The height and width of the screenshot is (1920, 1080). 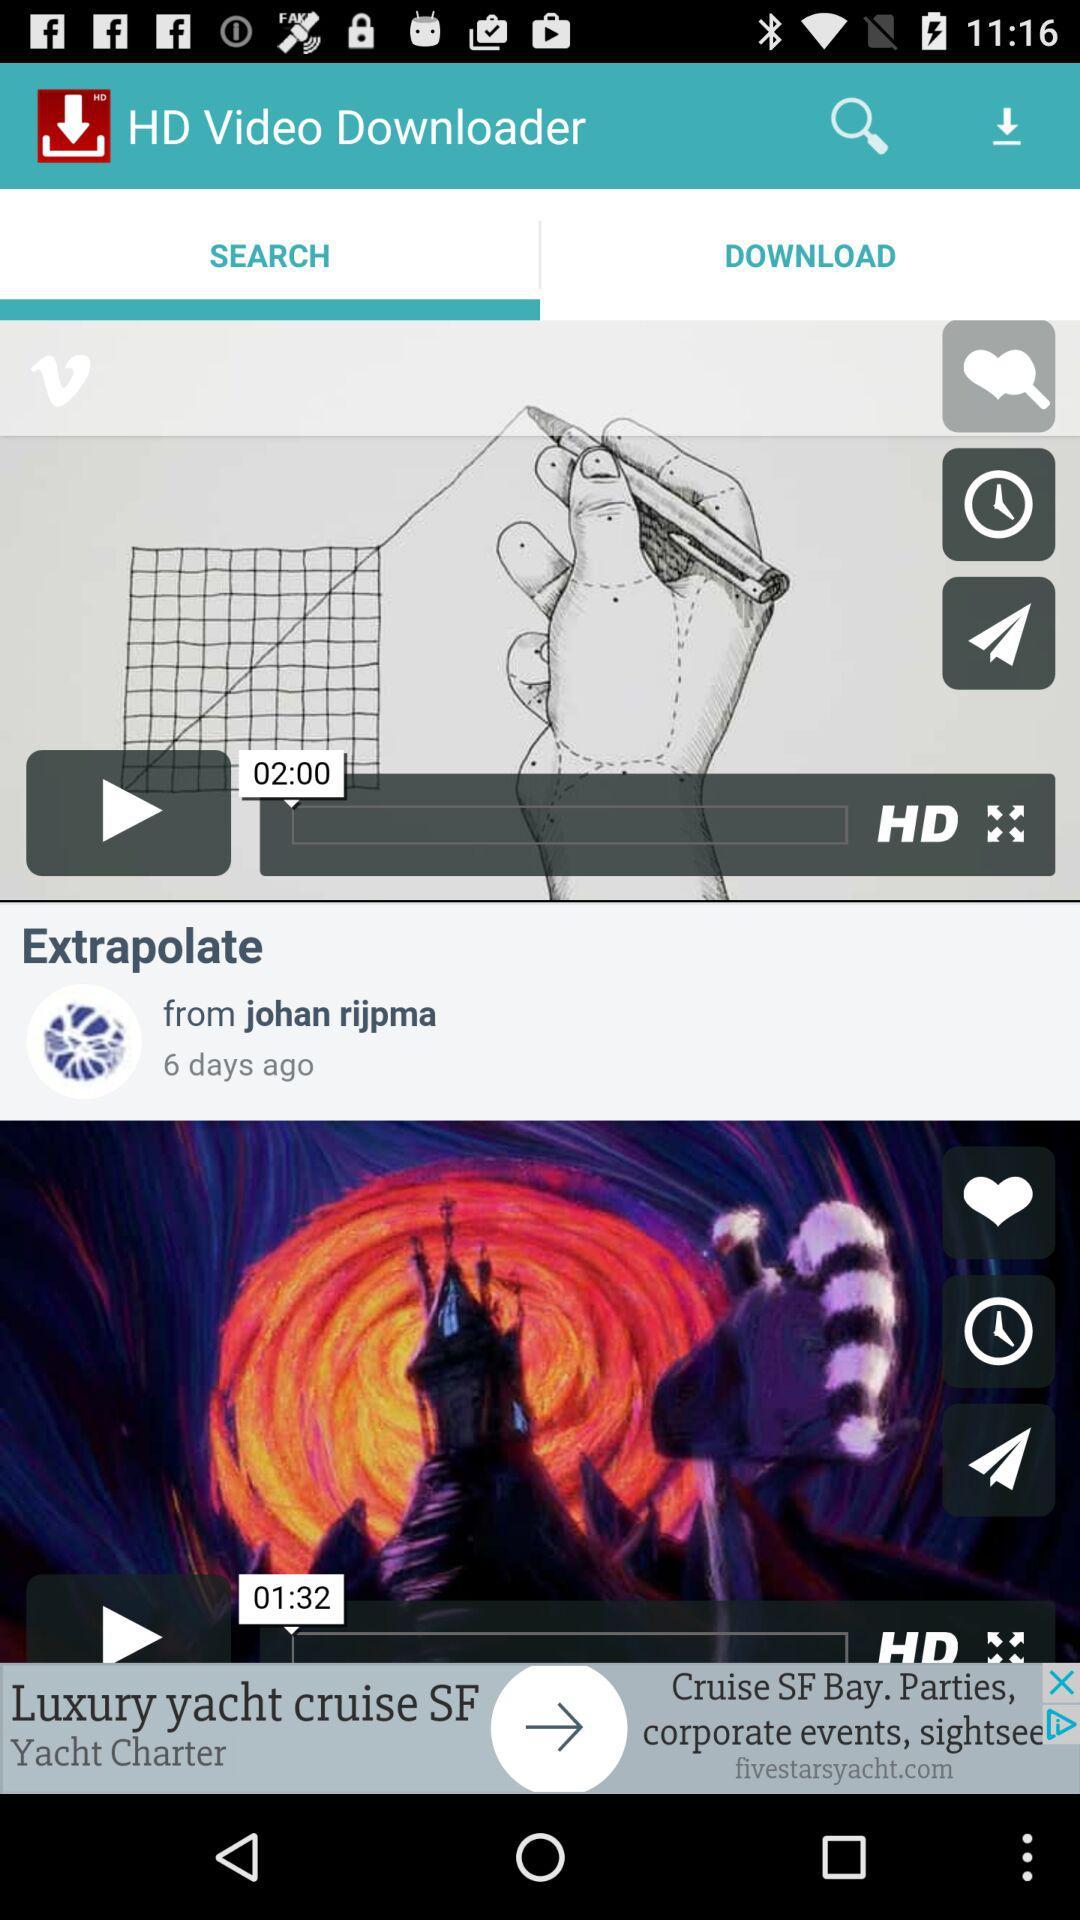 I want to click on the item next to the hd video downloader item, so click(x=858, y=124).